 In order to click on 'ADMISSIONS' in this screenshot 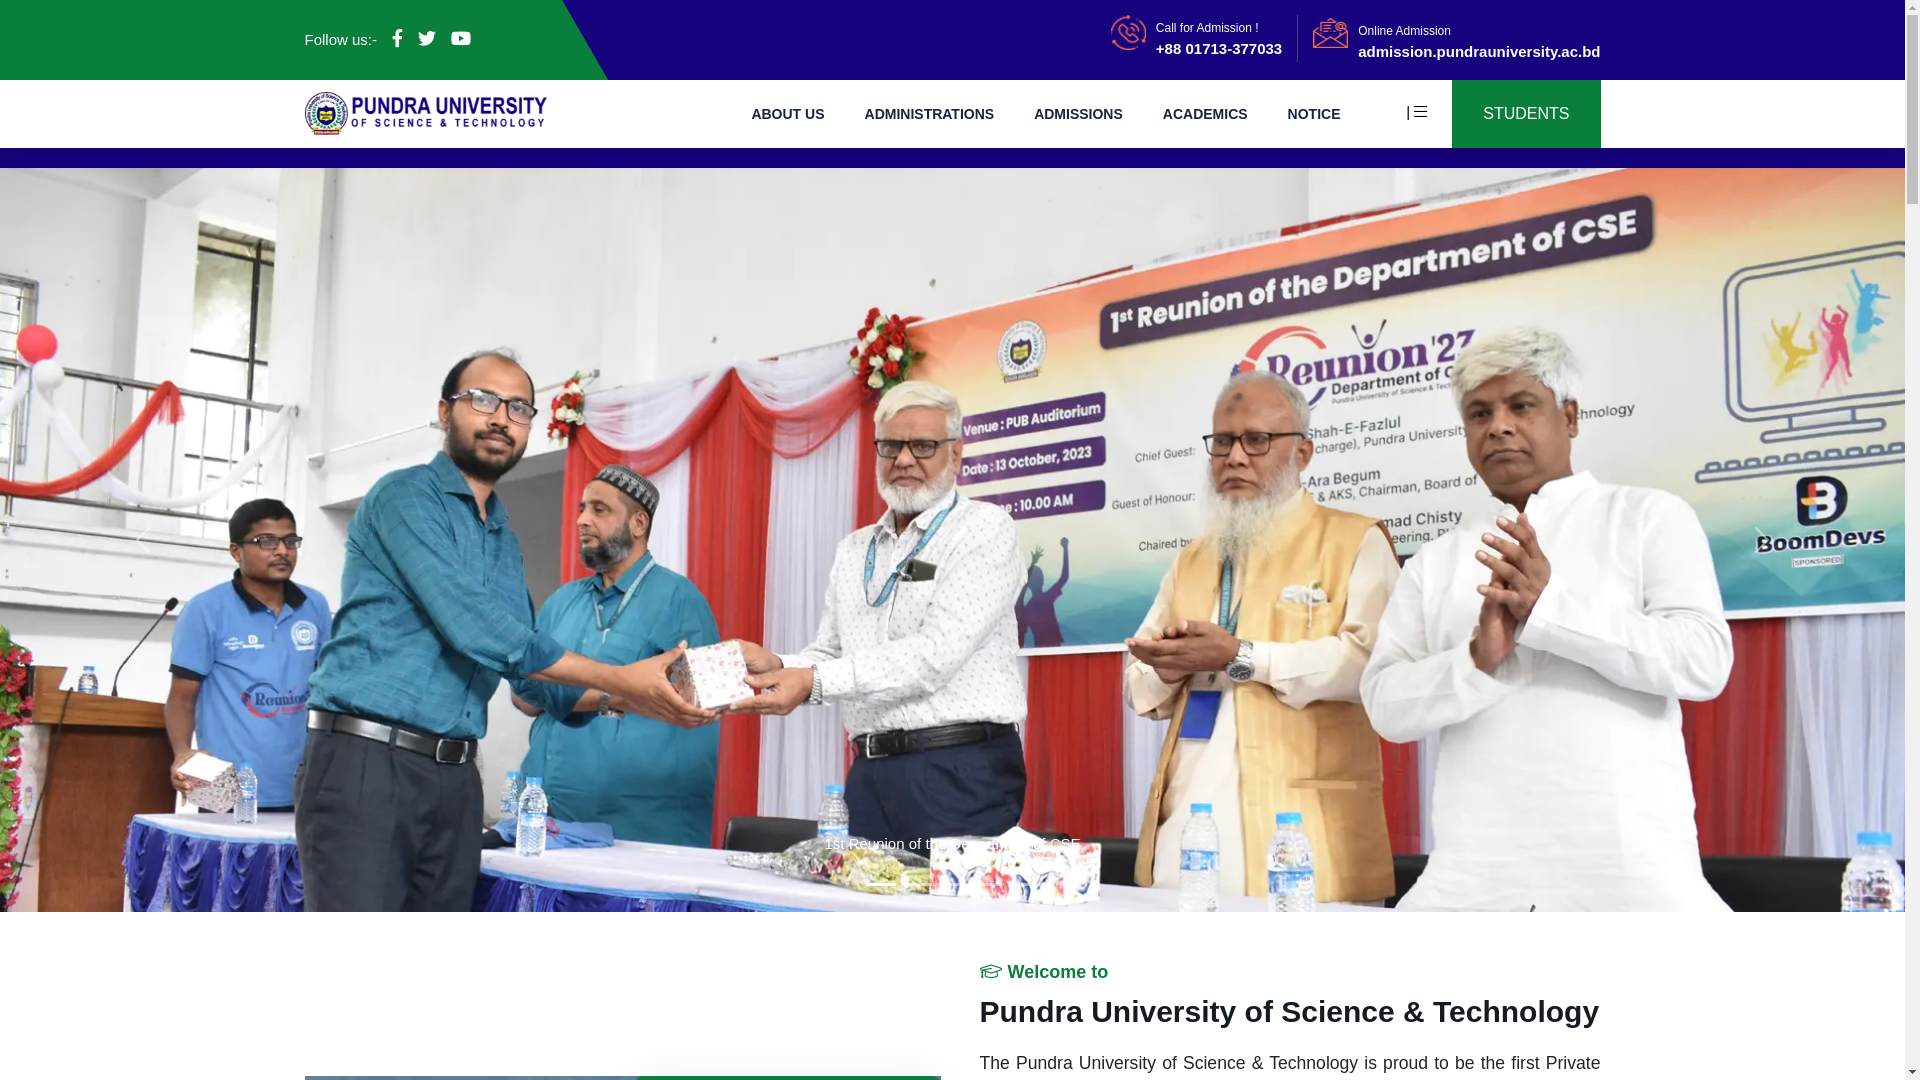, I will do `click(1077, 112)`.